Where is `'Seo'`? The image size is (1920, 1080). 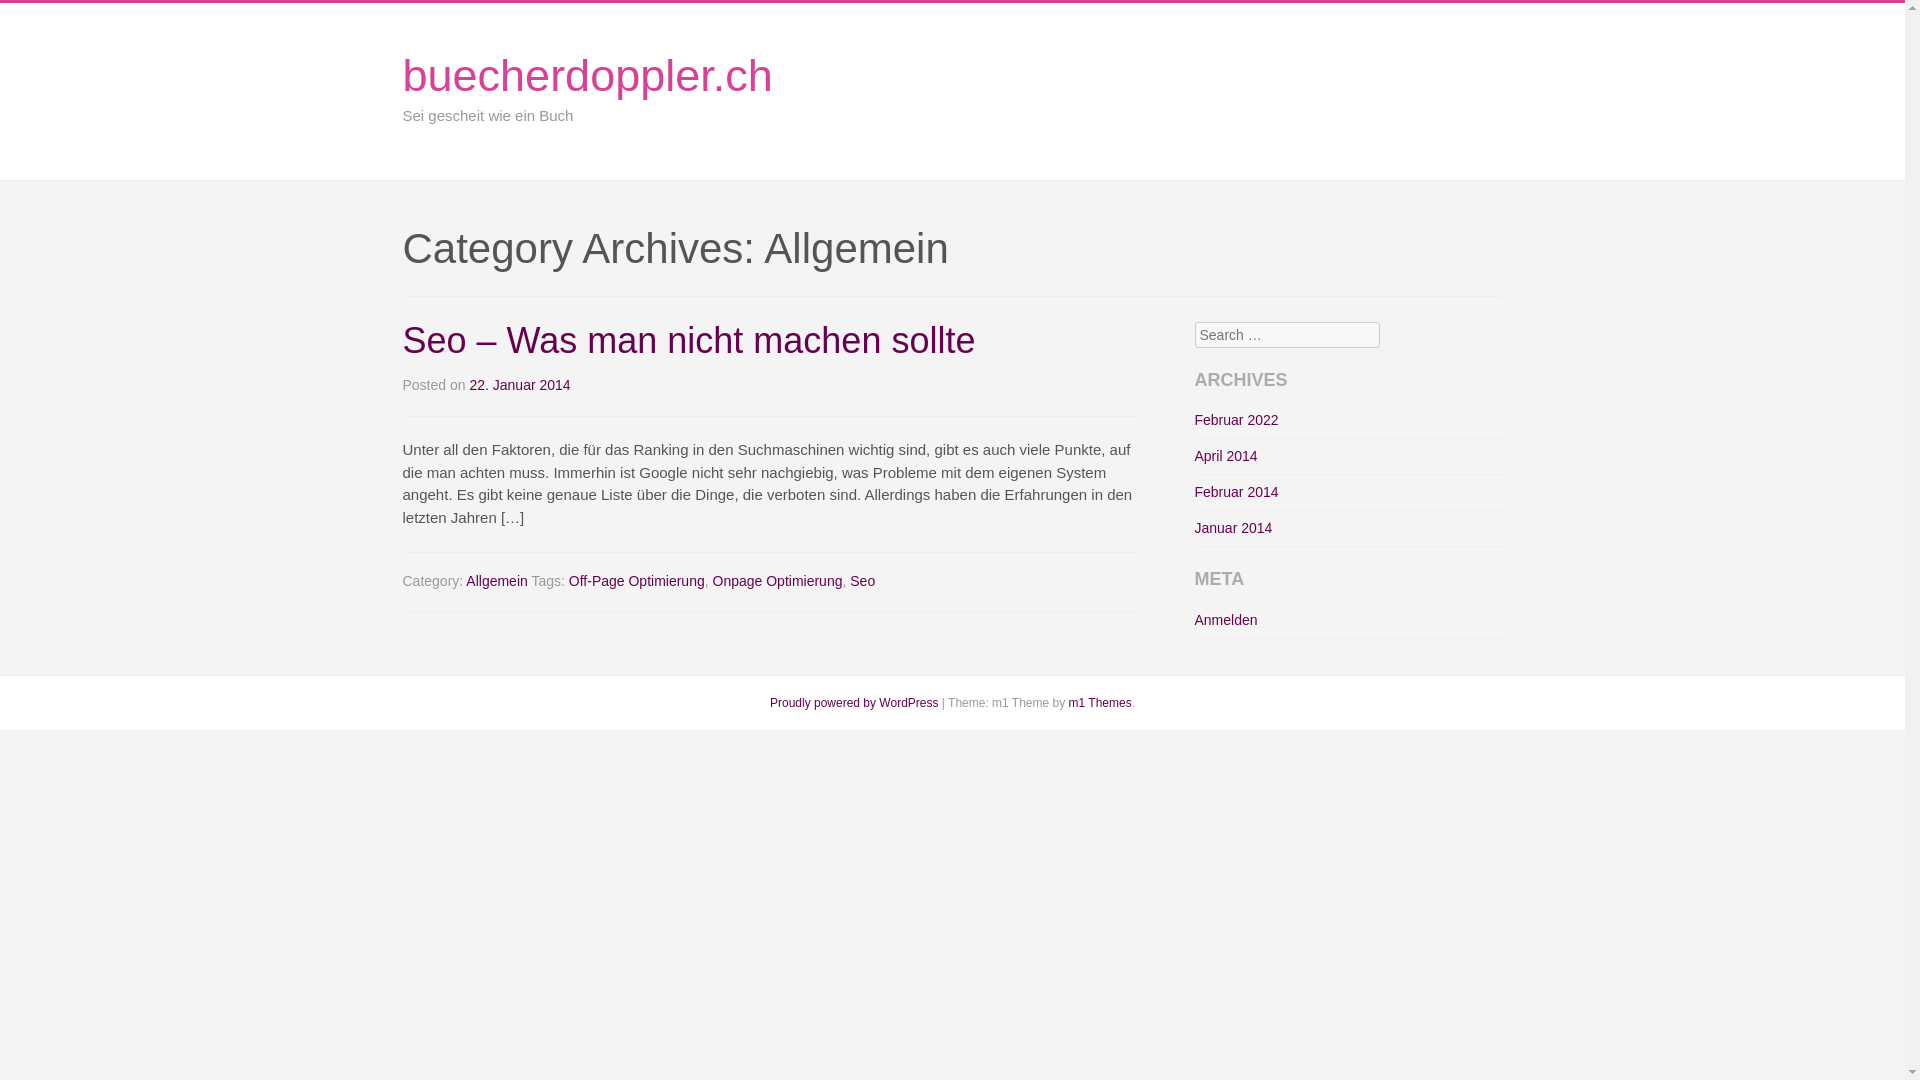 'Seo' is located at coordinates (862, 581).